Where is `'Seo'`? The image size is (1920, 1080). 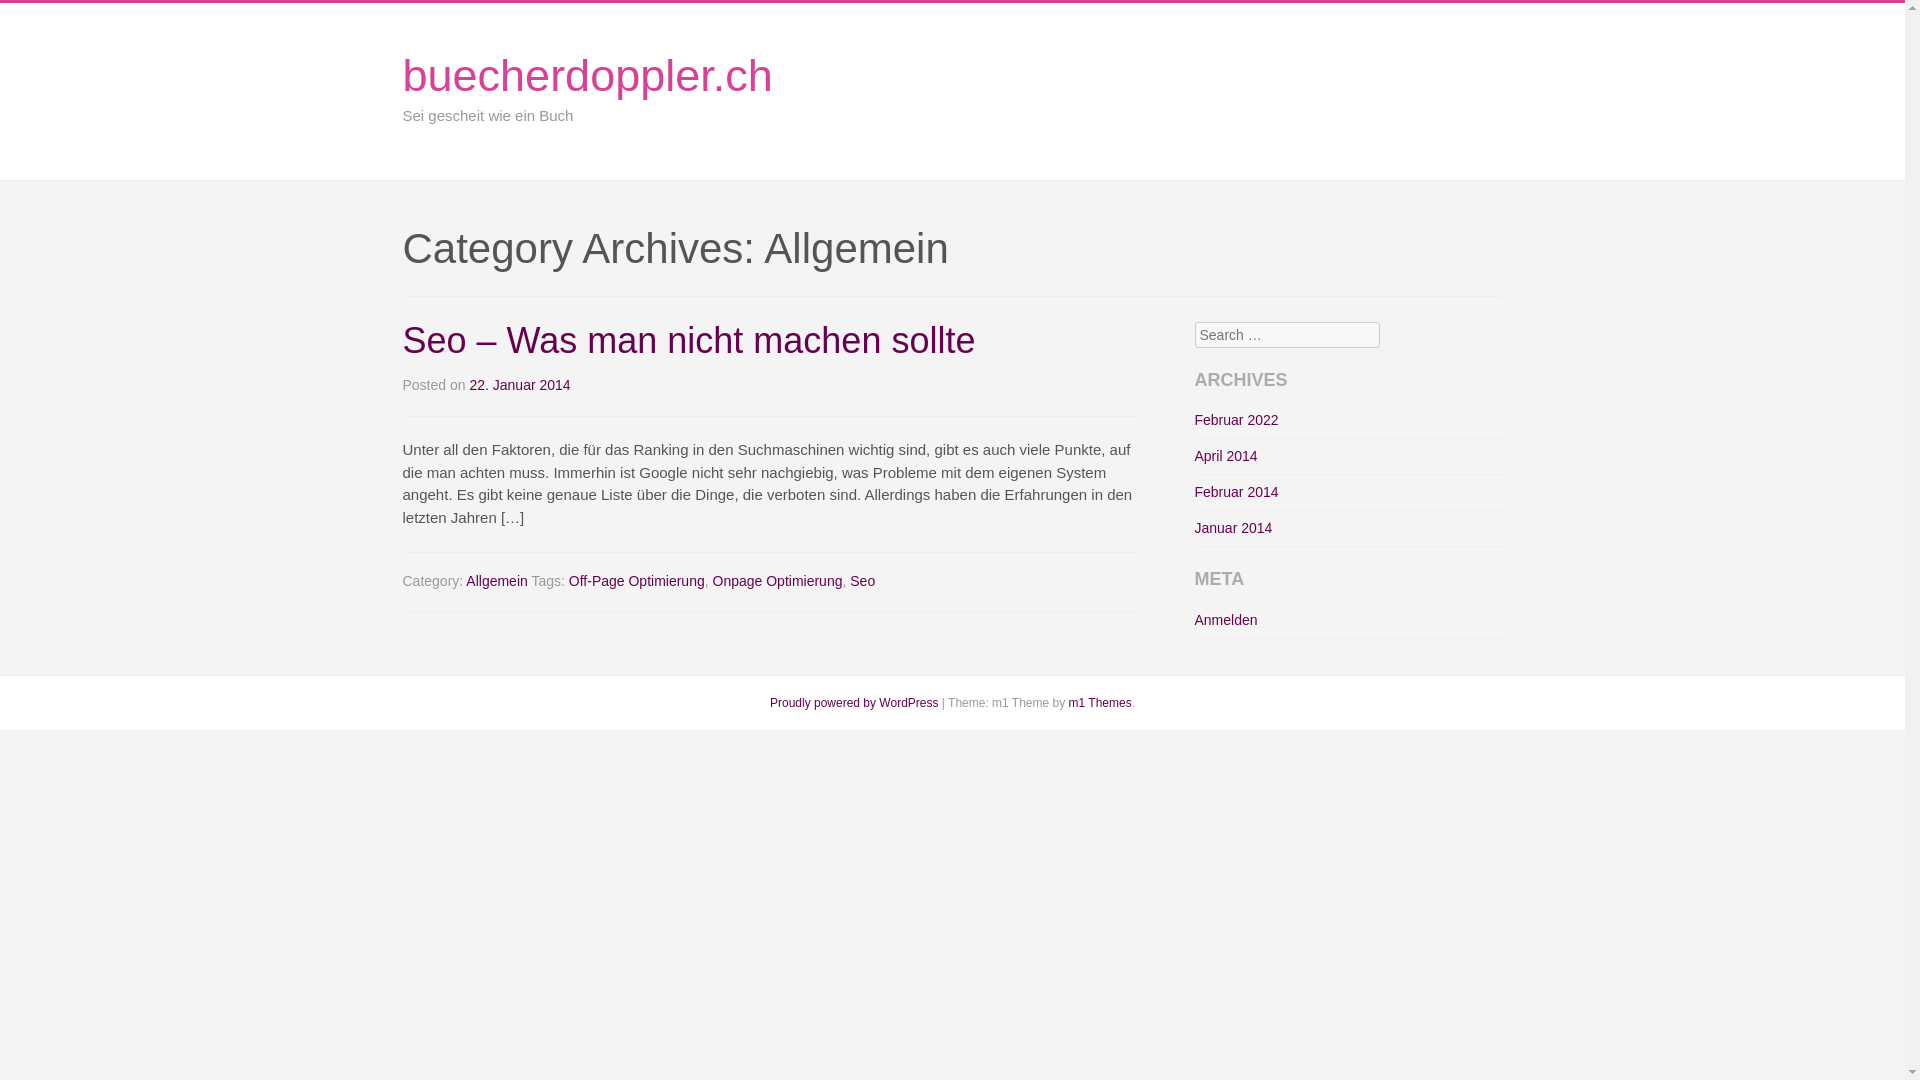 'Seo' is located at coordinates (862, 581).